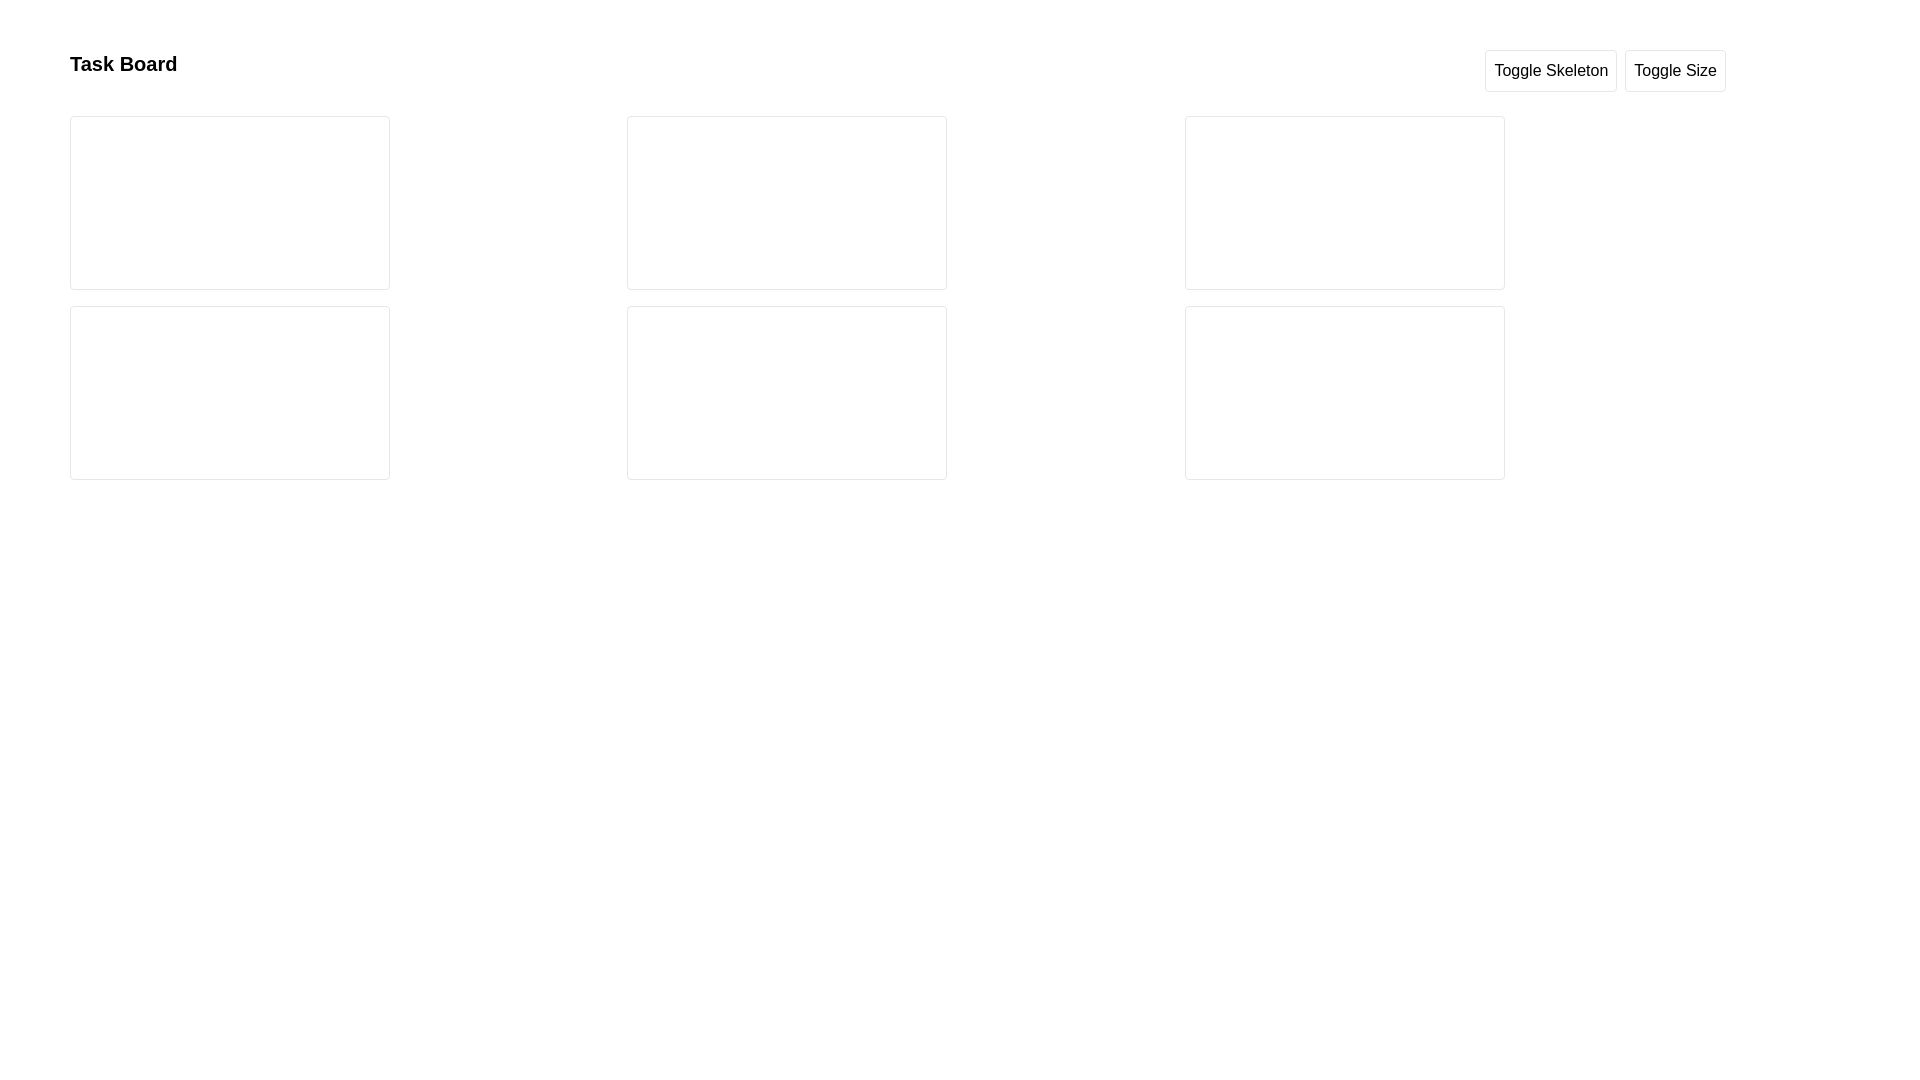 The height and width of the screenshot is (1080, 1920). Describe the element at coordinates (1344, 199) in the screenshot. I see `the first Skeleton placeholder, which serves as a visual indicator for a loading state, located near the top of a column of content boxes on the right of the interface layout` at that location.